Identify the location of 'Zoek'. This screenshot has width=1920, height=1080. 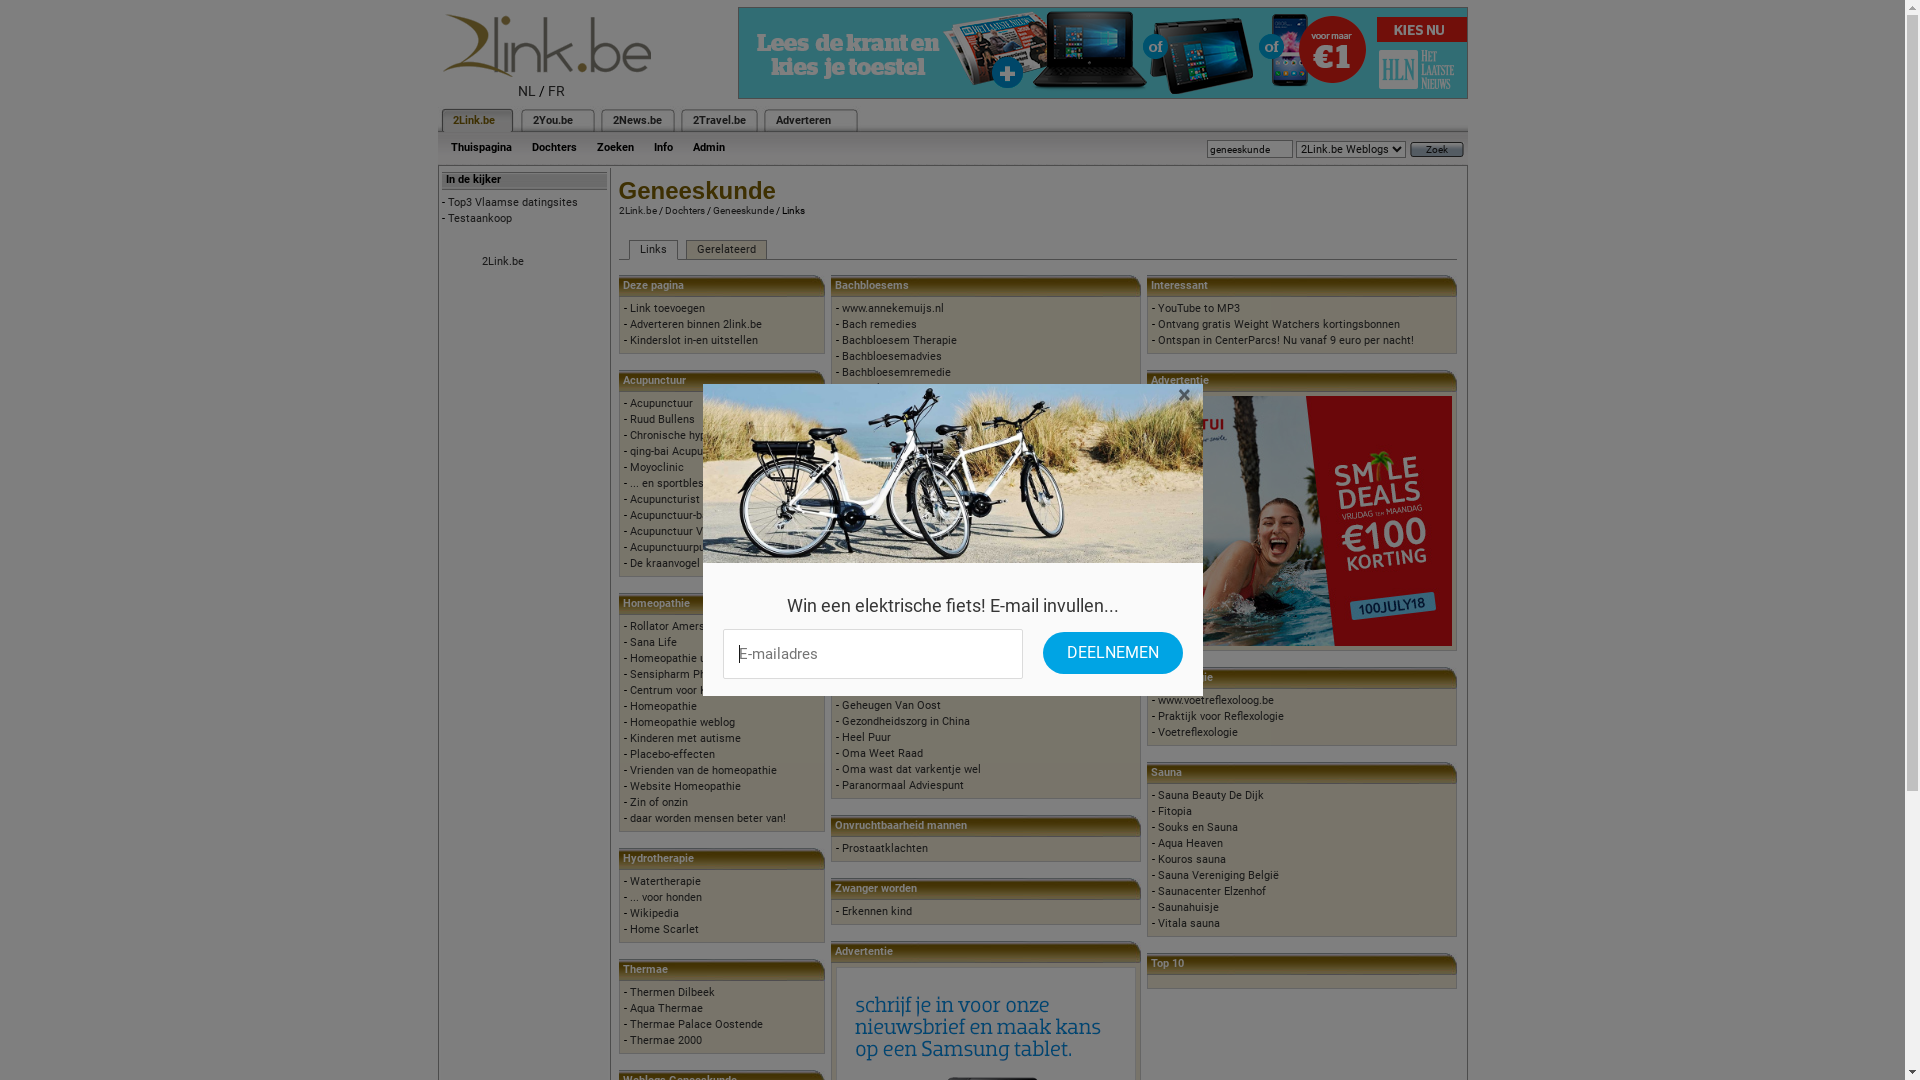
(1435, 148).